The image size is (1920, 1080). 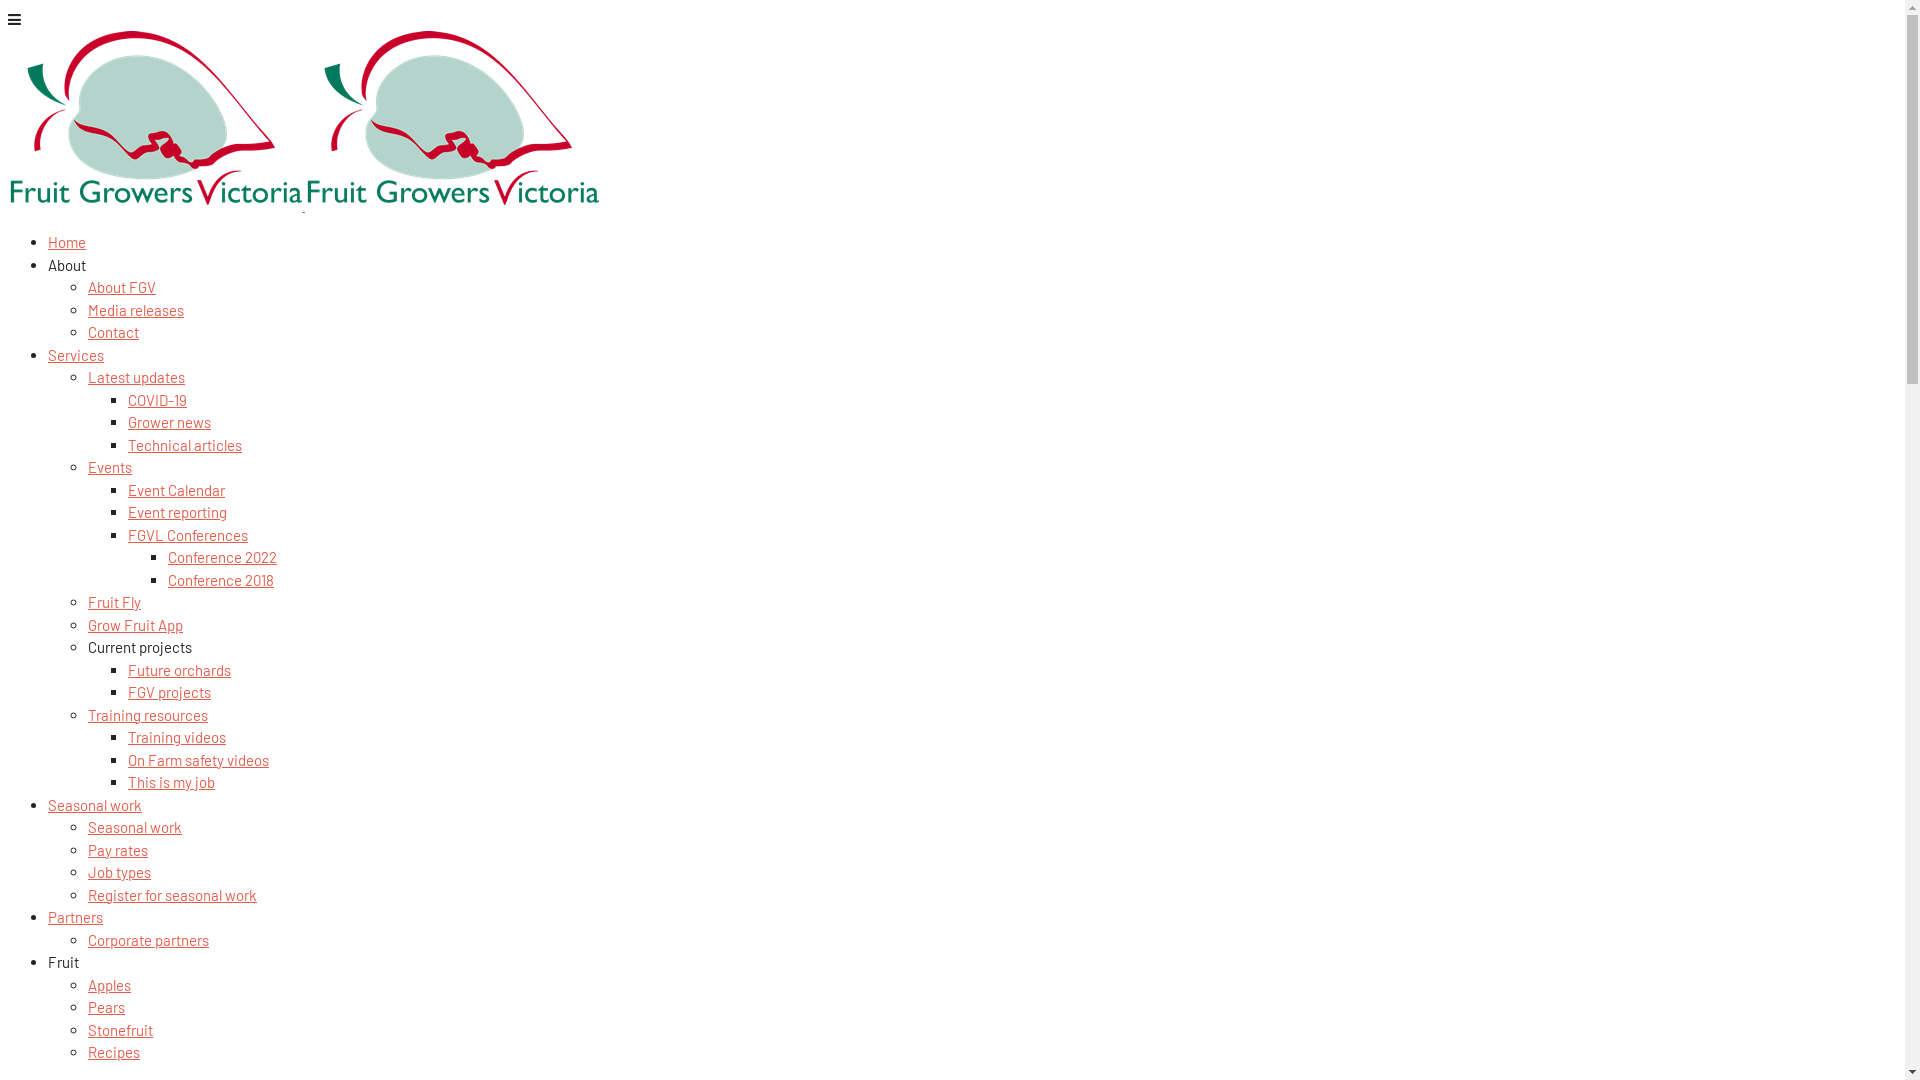 I want to click on 'Pay rates', so click(x=117, y=848).